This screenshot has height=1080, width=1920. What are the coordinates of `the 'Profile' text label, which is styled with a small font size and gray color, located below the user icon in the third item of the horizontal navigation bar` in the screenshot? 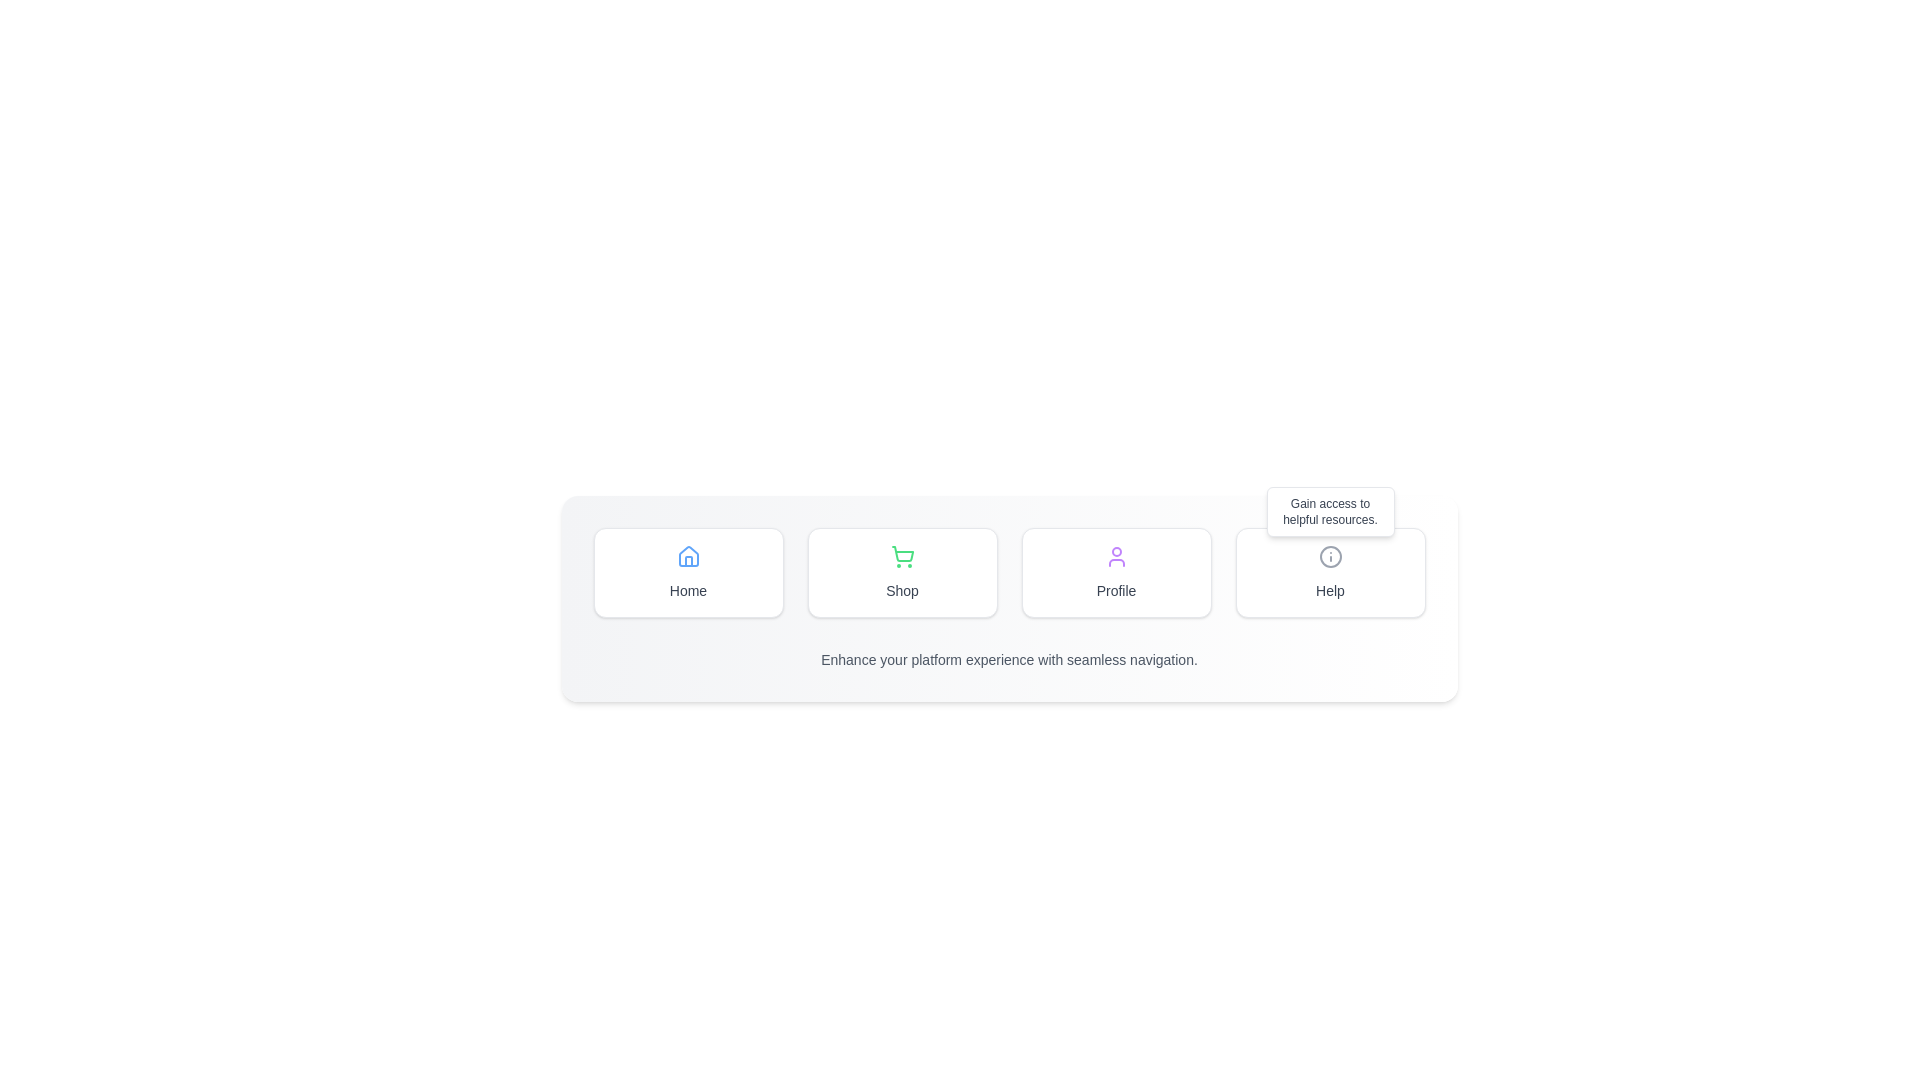 It's located at (1115, 589).